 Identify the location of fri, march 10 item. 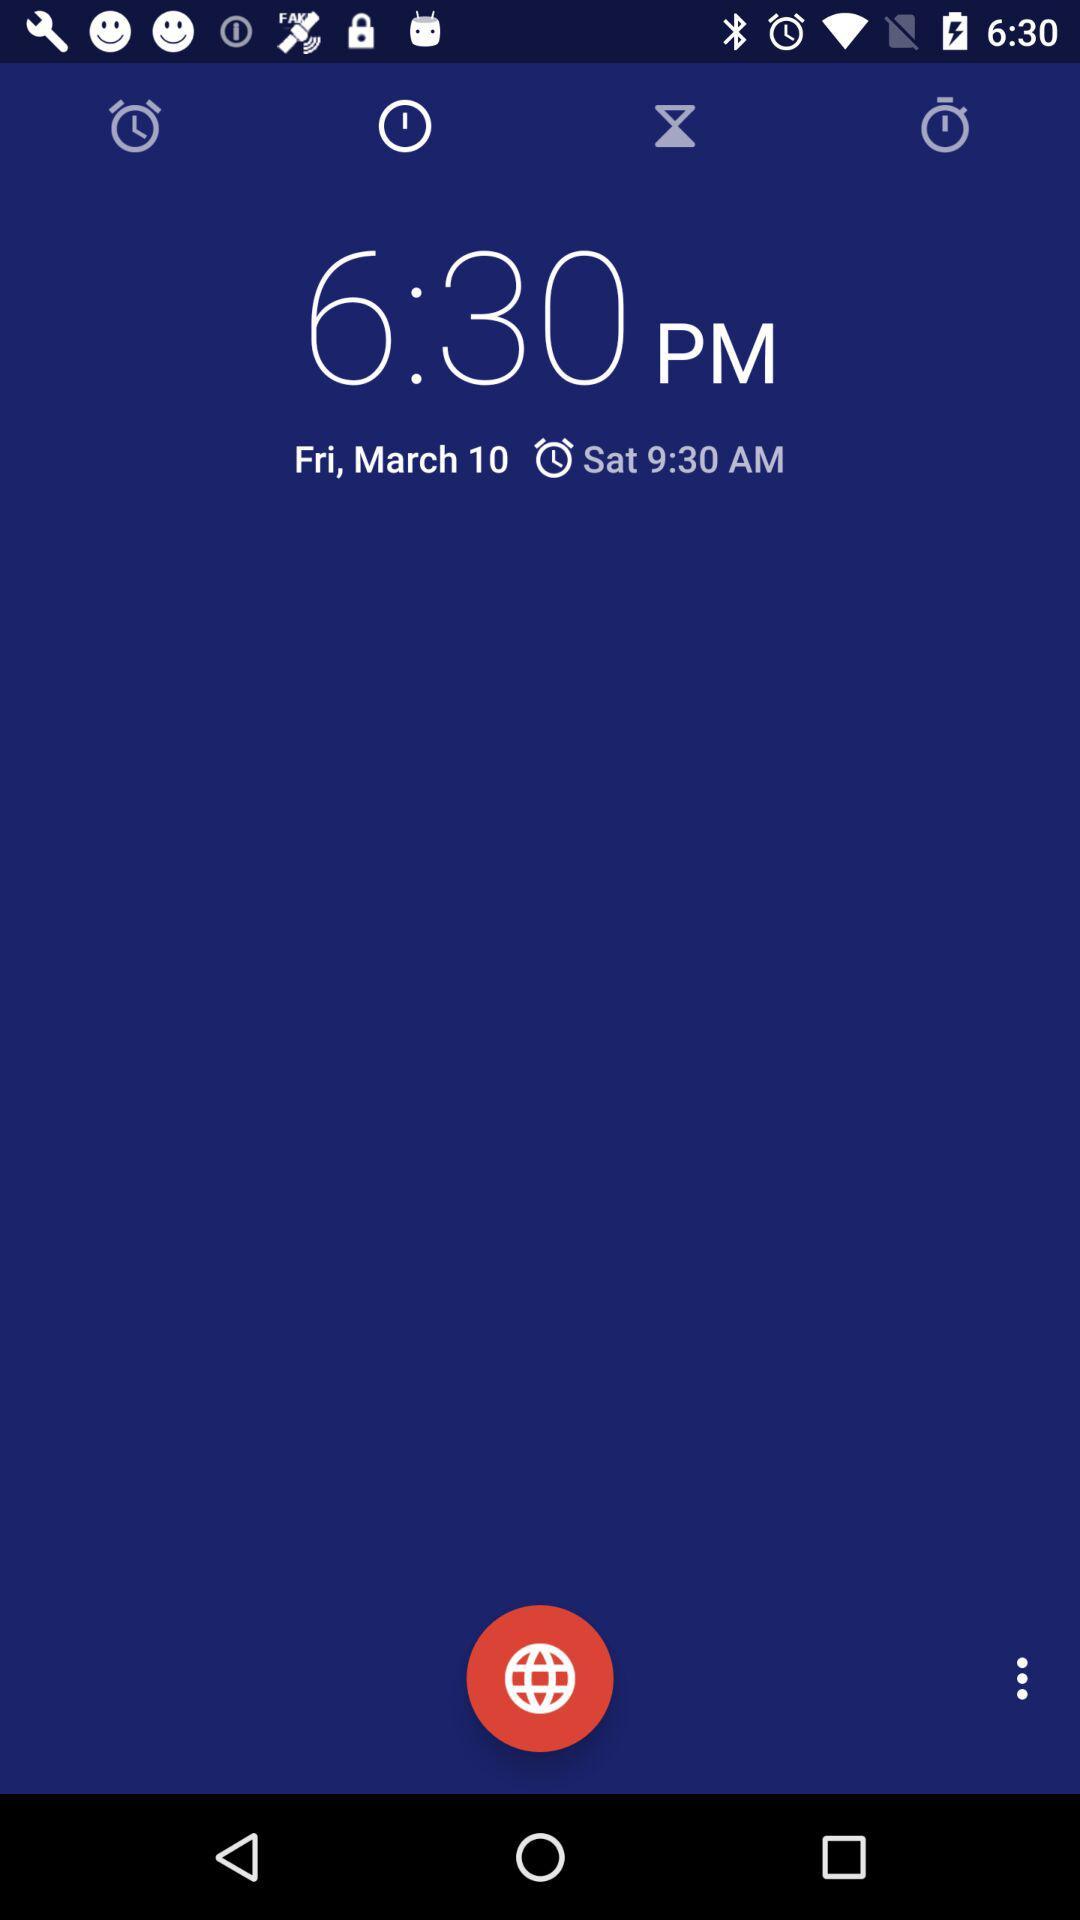
(401, 457).